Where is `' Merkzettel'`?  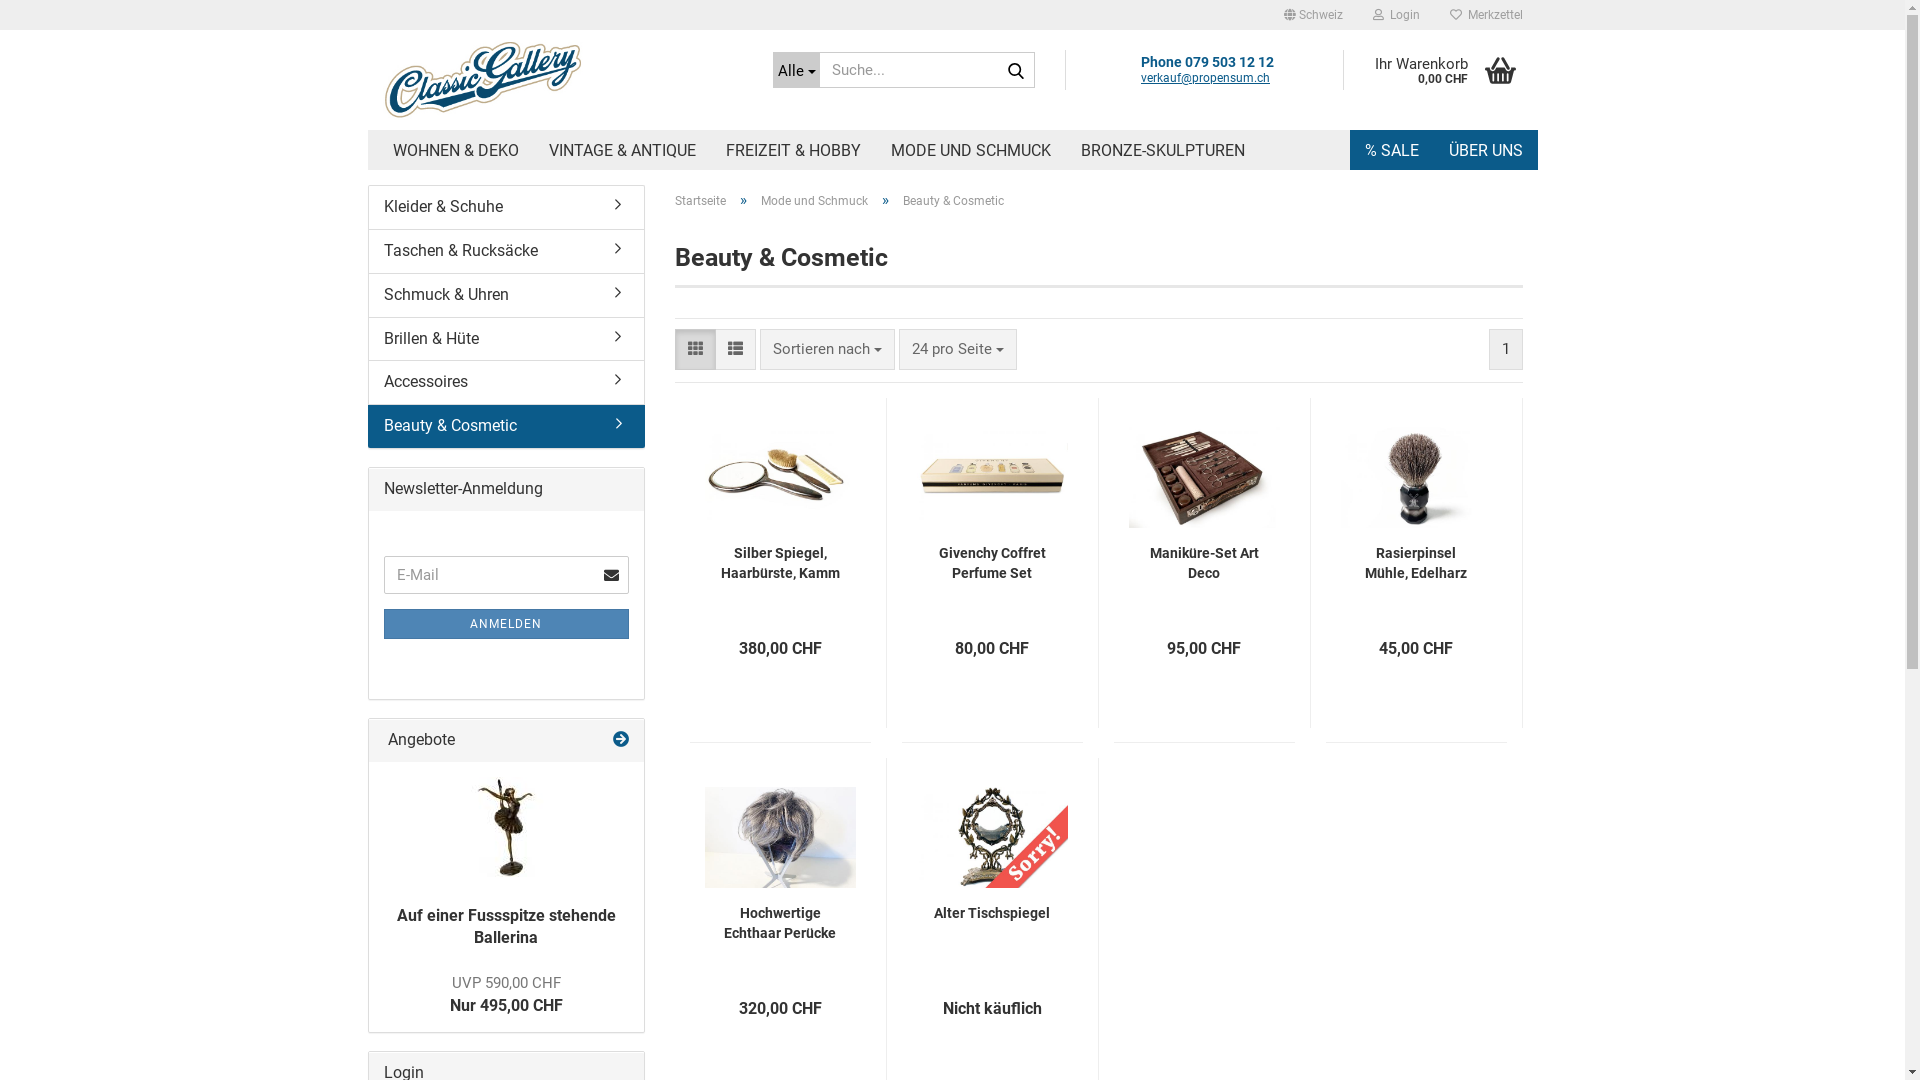 ' Merkzettel' is located at coordinates (1485, 15).